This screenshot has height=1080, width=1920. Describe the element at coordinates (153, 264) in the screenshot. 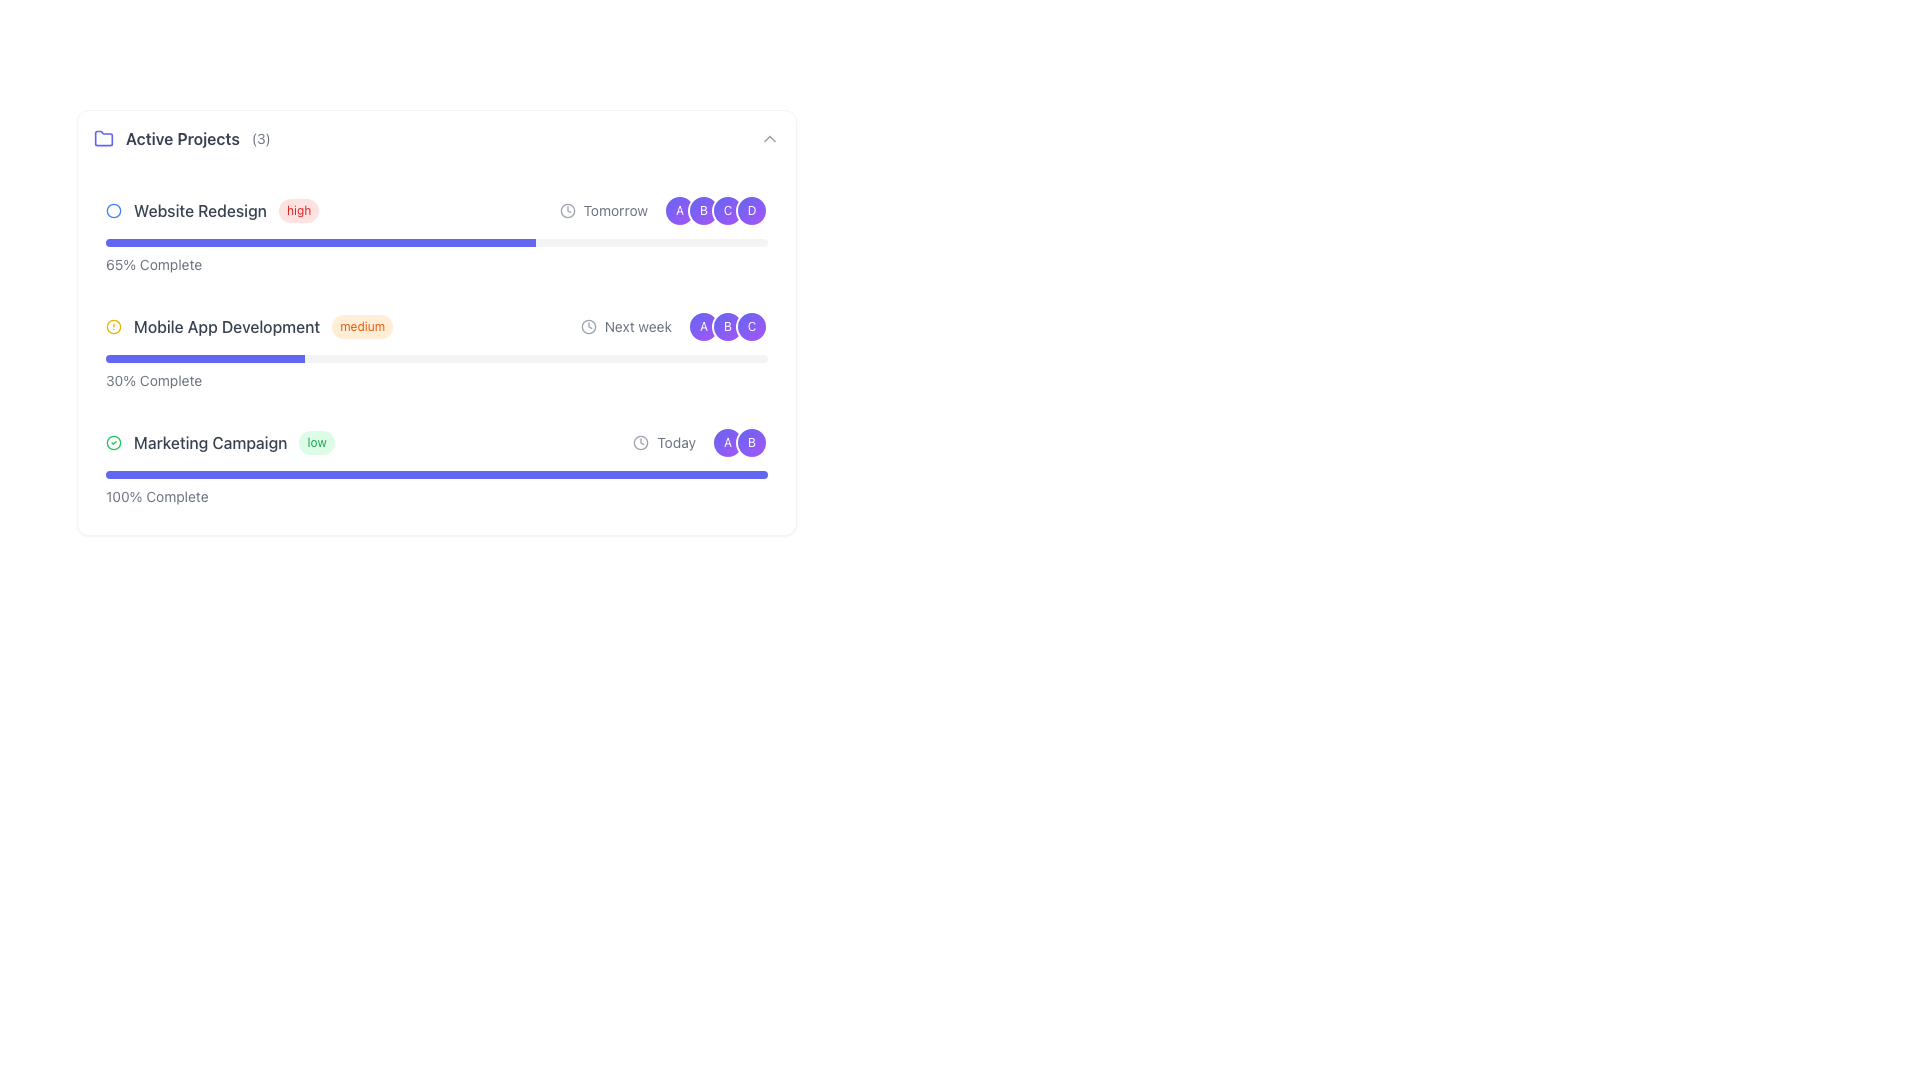

I see `the text label that displays the completion percentage for the 'Website Redesign' task under the 'Active Projects' heading` at that location.